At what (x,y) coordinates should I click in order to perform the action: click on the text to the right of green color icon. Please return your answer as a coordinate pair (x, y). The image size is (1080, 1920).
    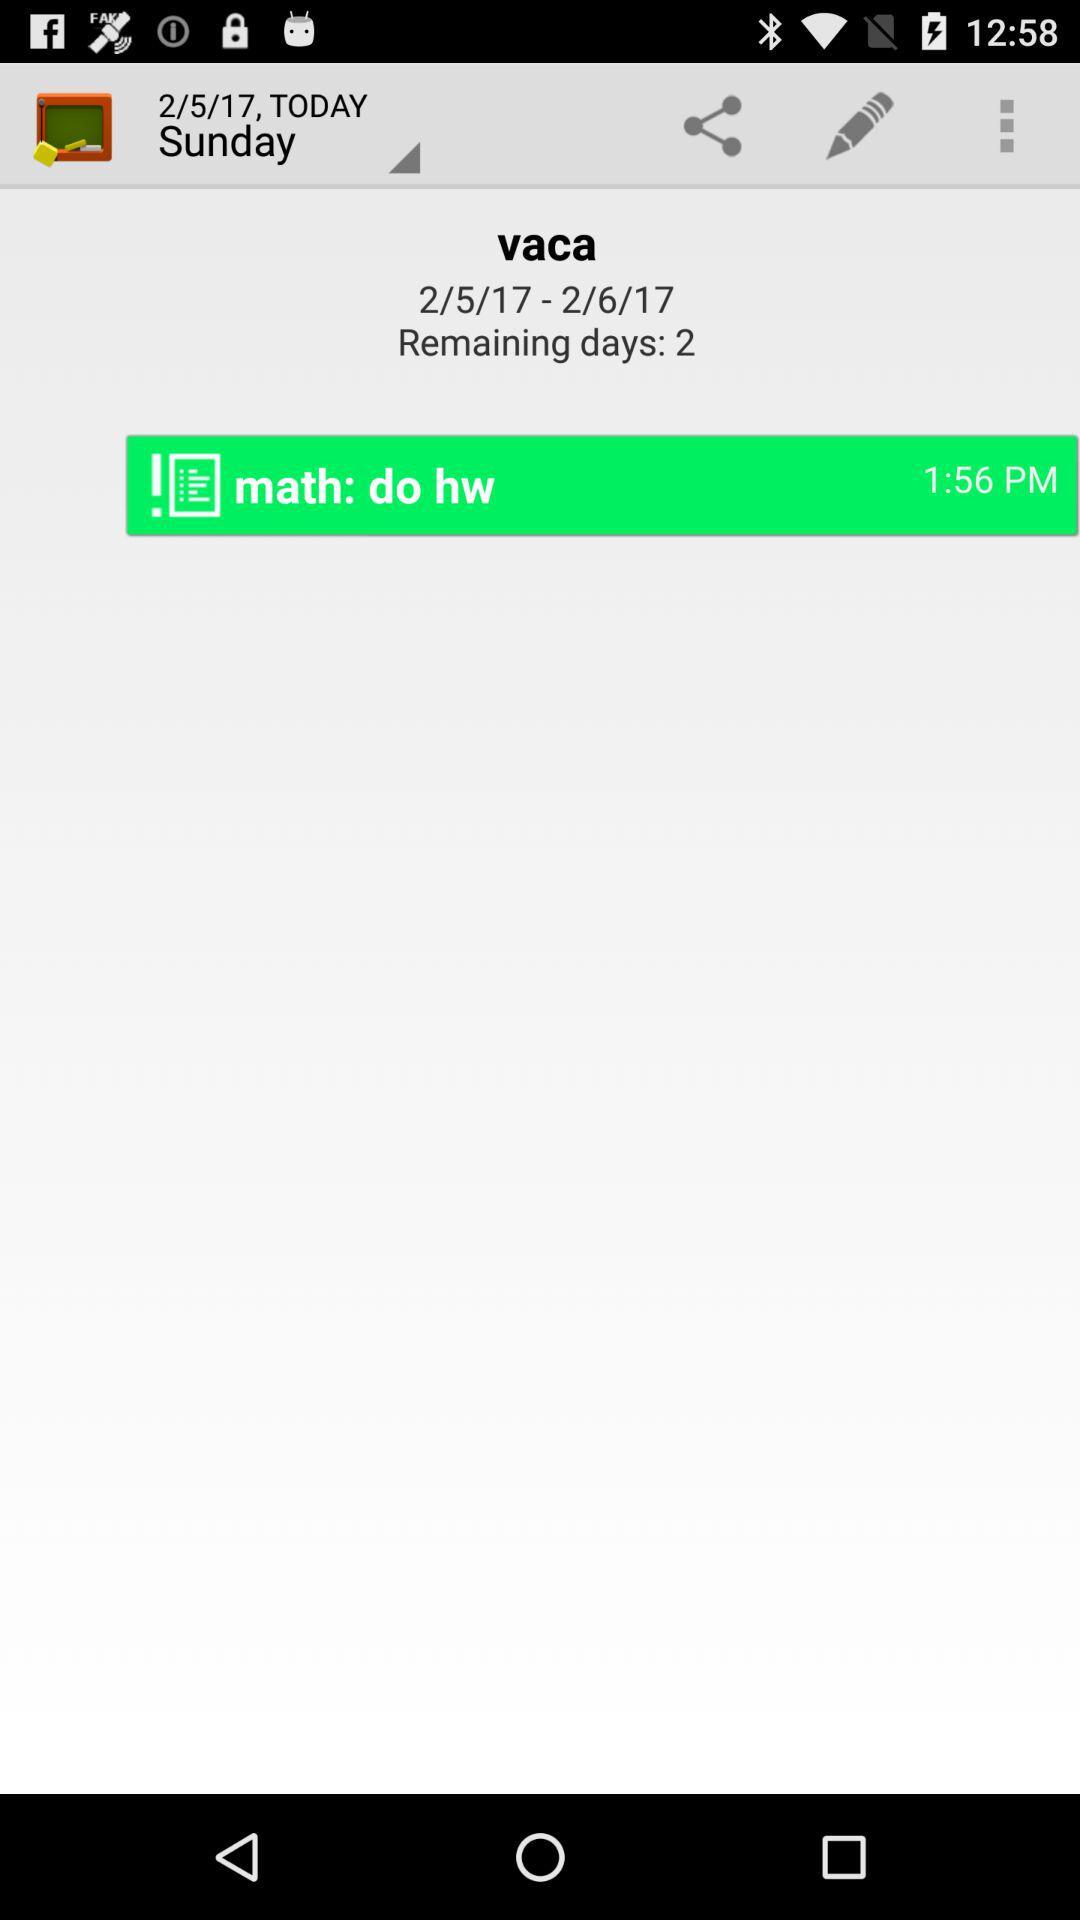
    Looking at the image, I should click on (278, 124).